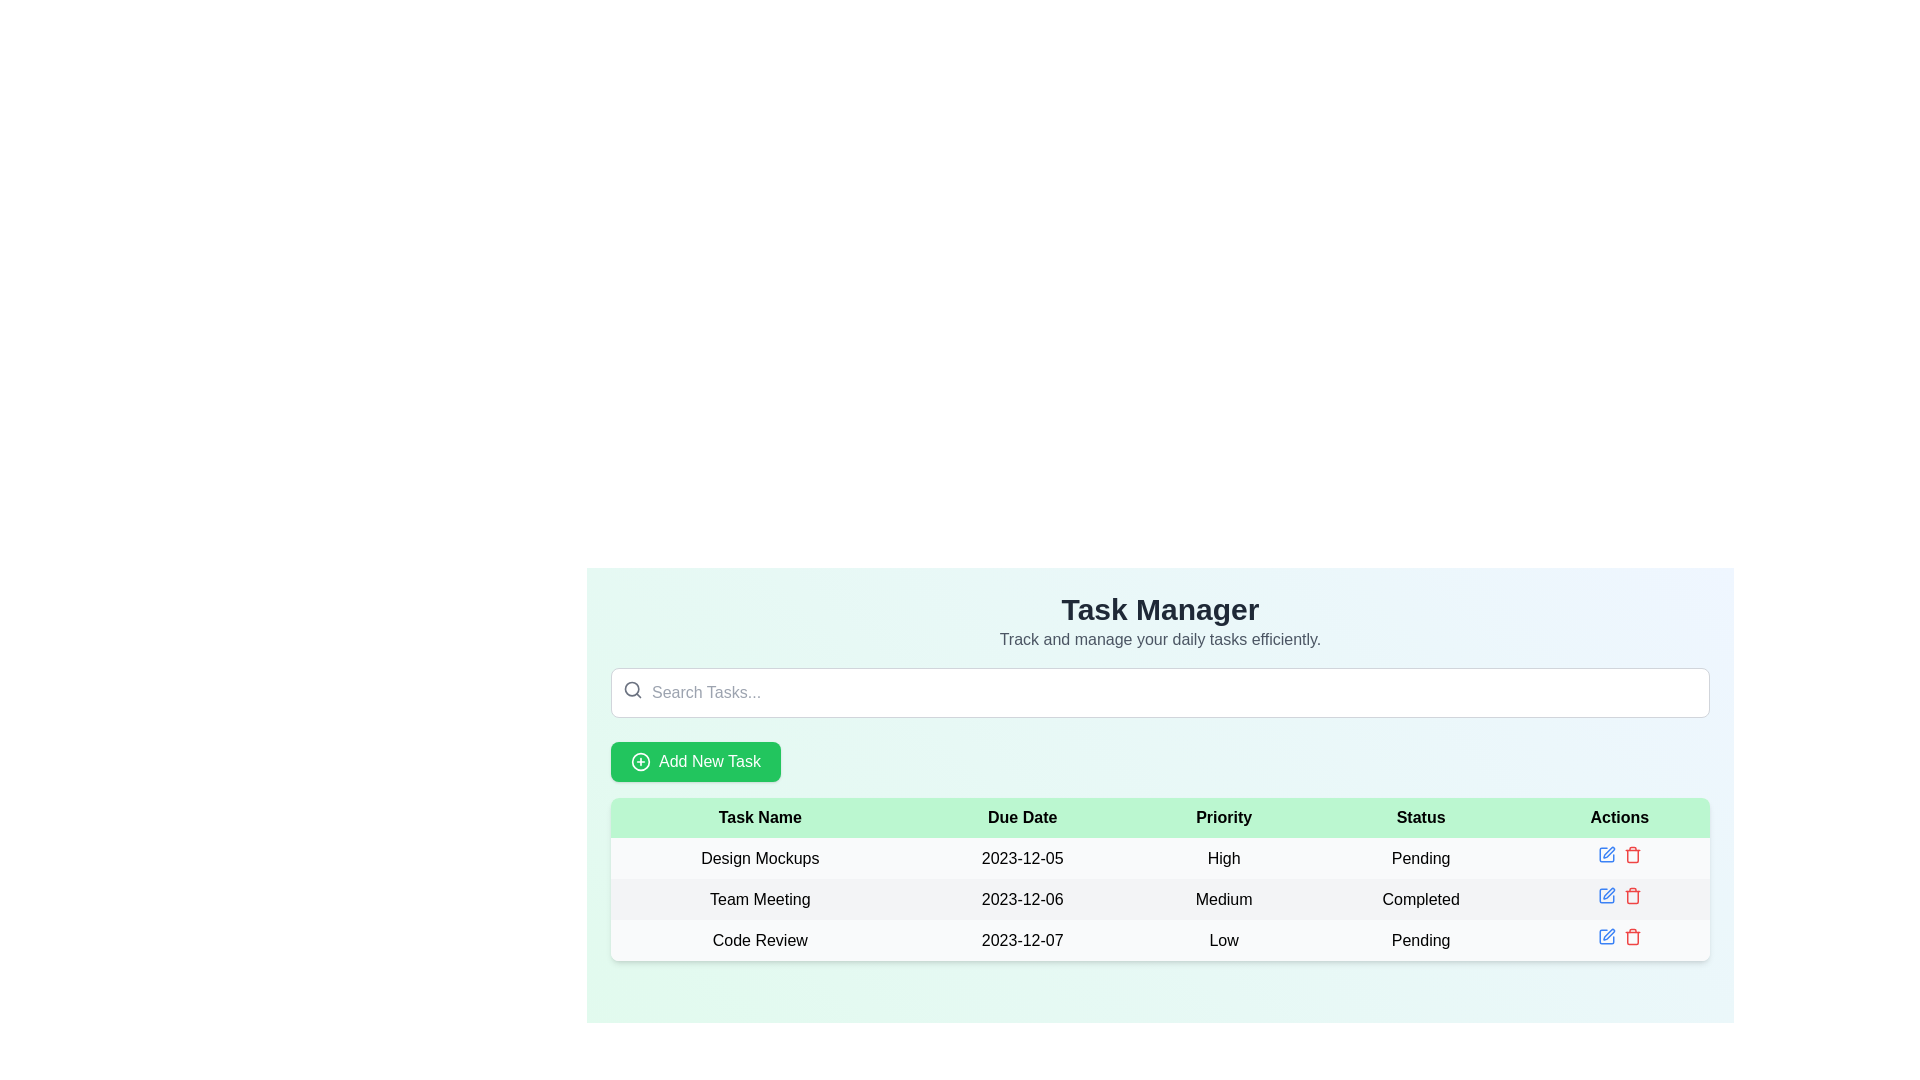 The height and width of the screenshot is (1080, 1920). Describe the element at coordinates (641, 762) in the screenshot. I see `the circular green icon with a plus symbol, which is located to the left of the 'Add New Task' text` at that location.